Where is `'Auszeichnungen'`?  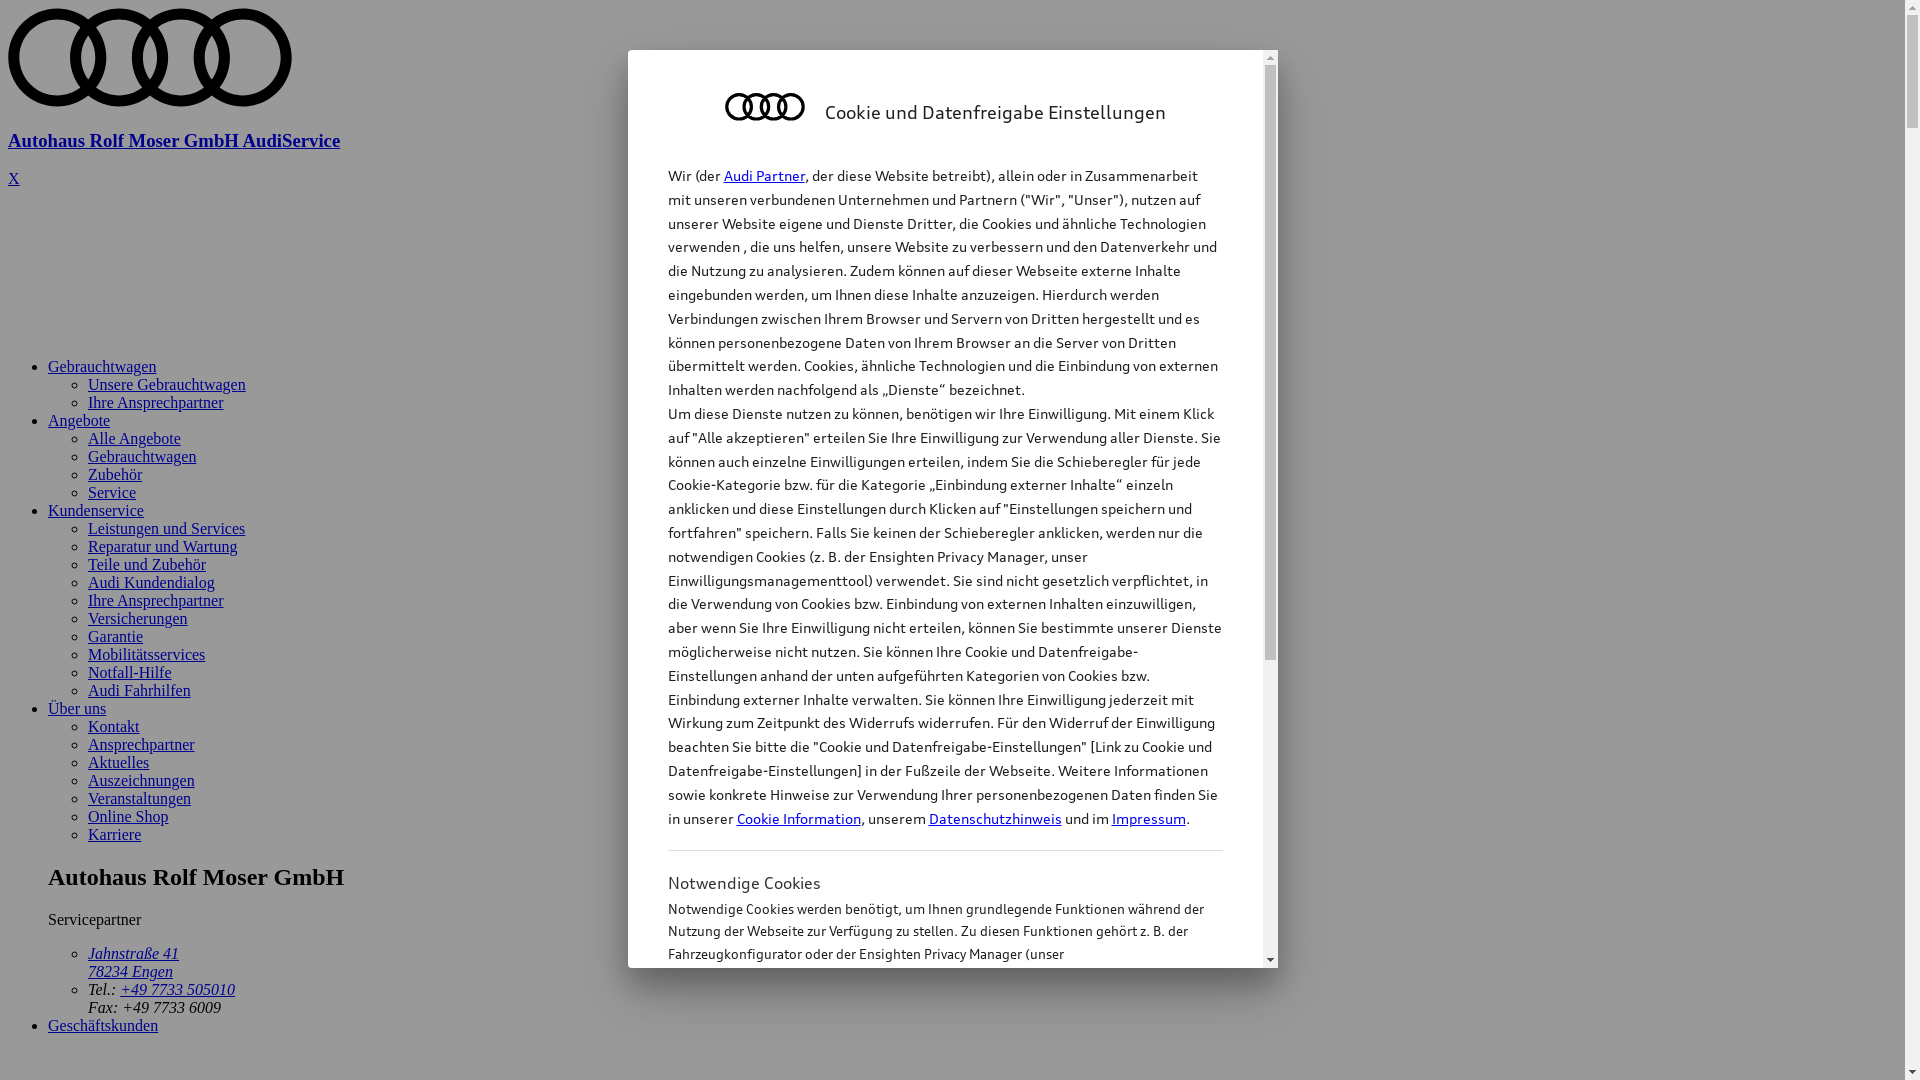 'Auszeichnungen' is located at coordinates (140, 779).